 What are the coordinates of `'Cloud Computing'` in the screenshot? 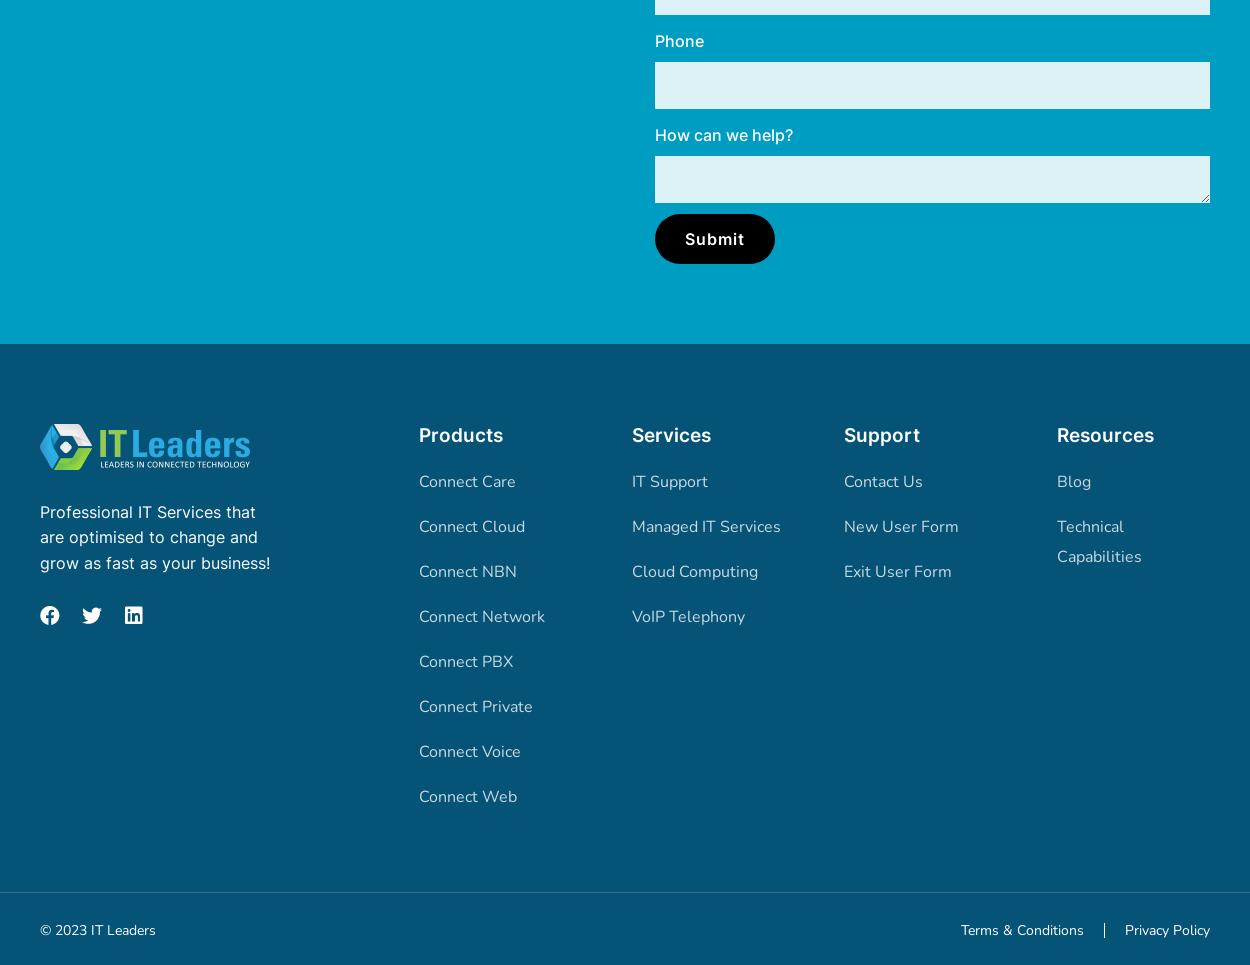 It's located at (693, 570).